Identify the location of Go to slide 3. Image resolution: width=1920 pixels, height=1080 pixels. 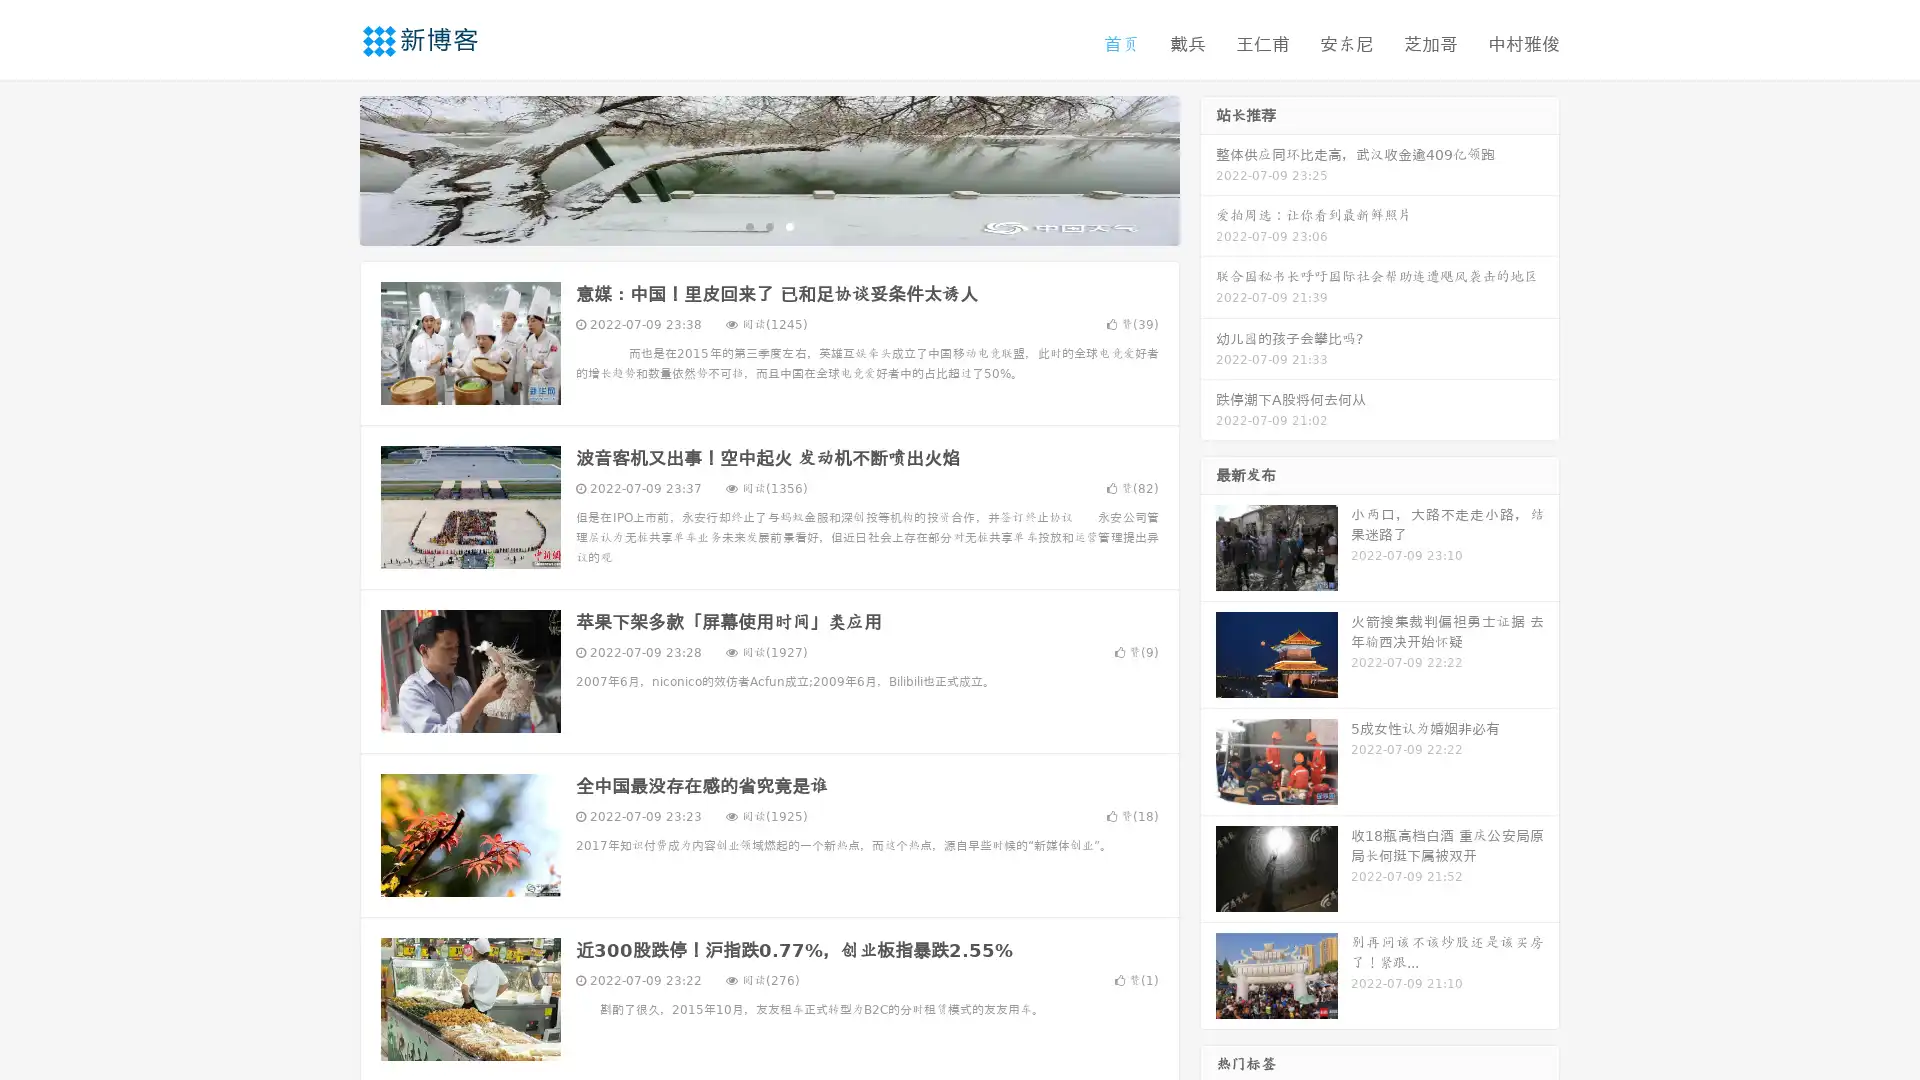
(789, 225).